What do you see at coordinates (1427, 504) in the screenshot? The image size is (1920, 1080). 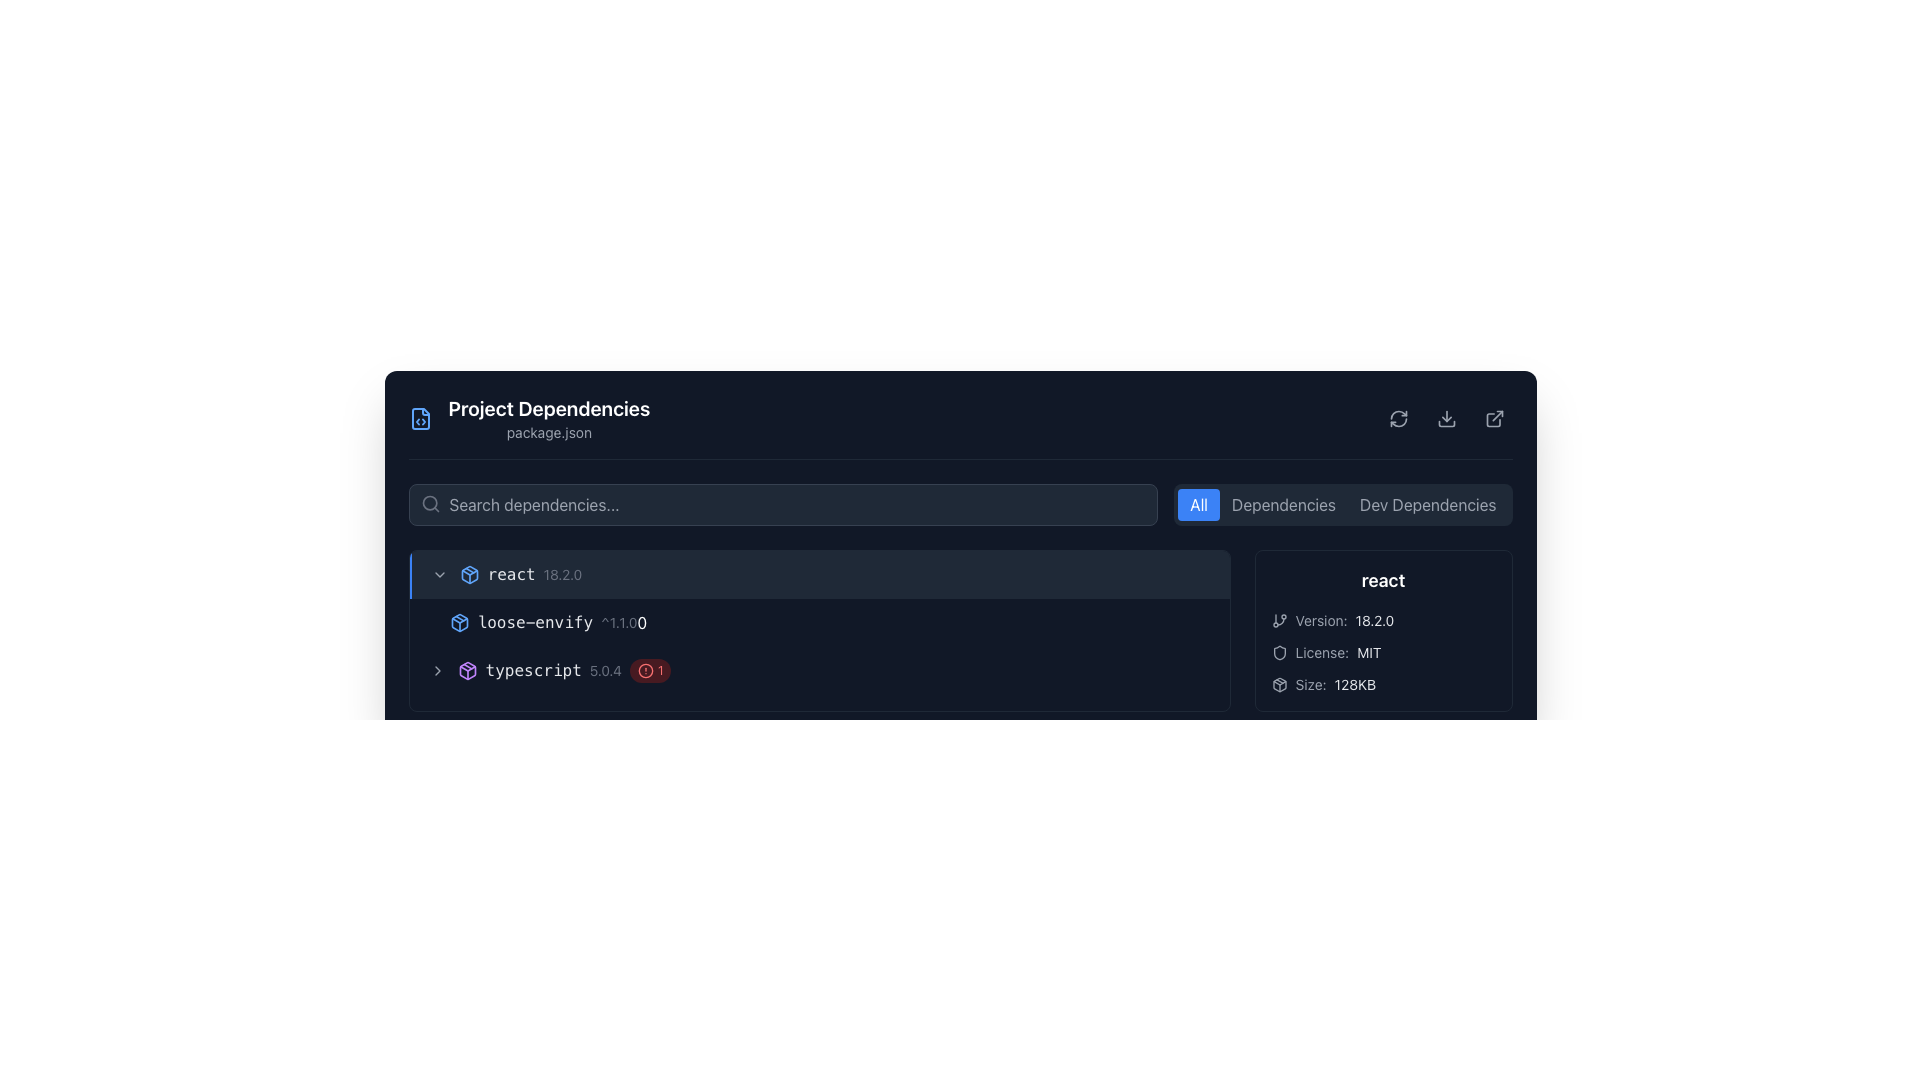 I see `the 'Dev Dependencies' button, which has a gray background and is the third button in a group of three located near the top-right of the view` at bounding box center [1427, 504].